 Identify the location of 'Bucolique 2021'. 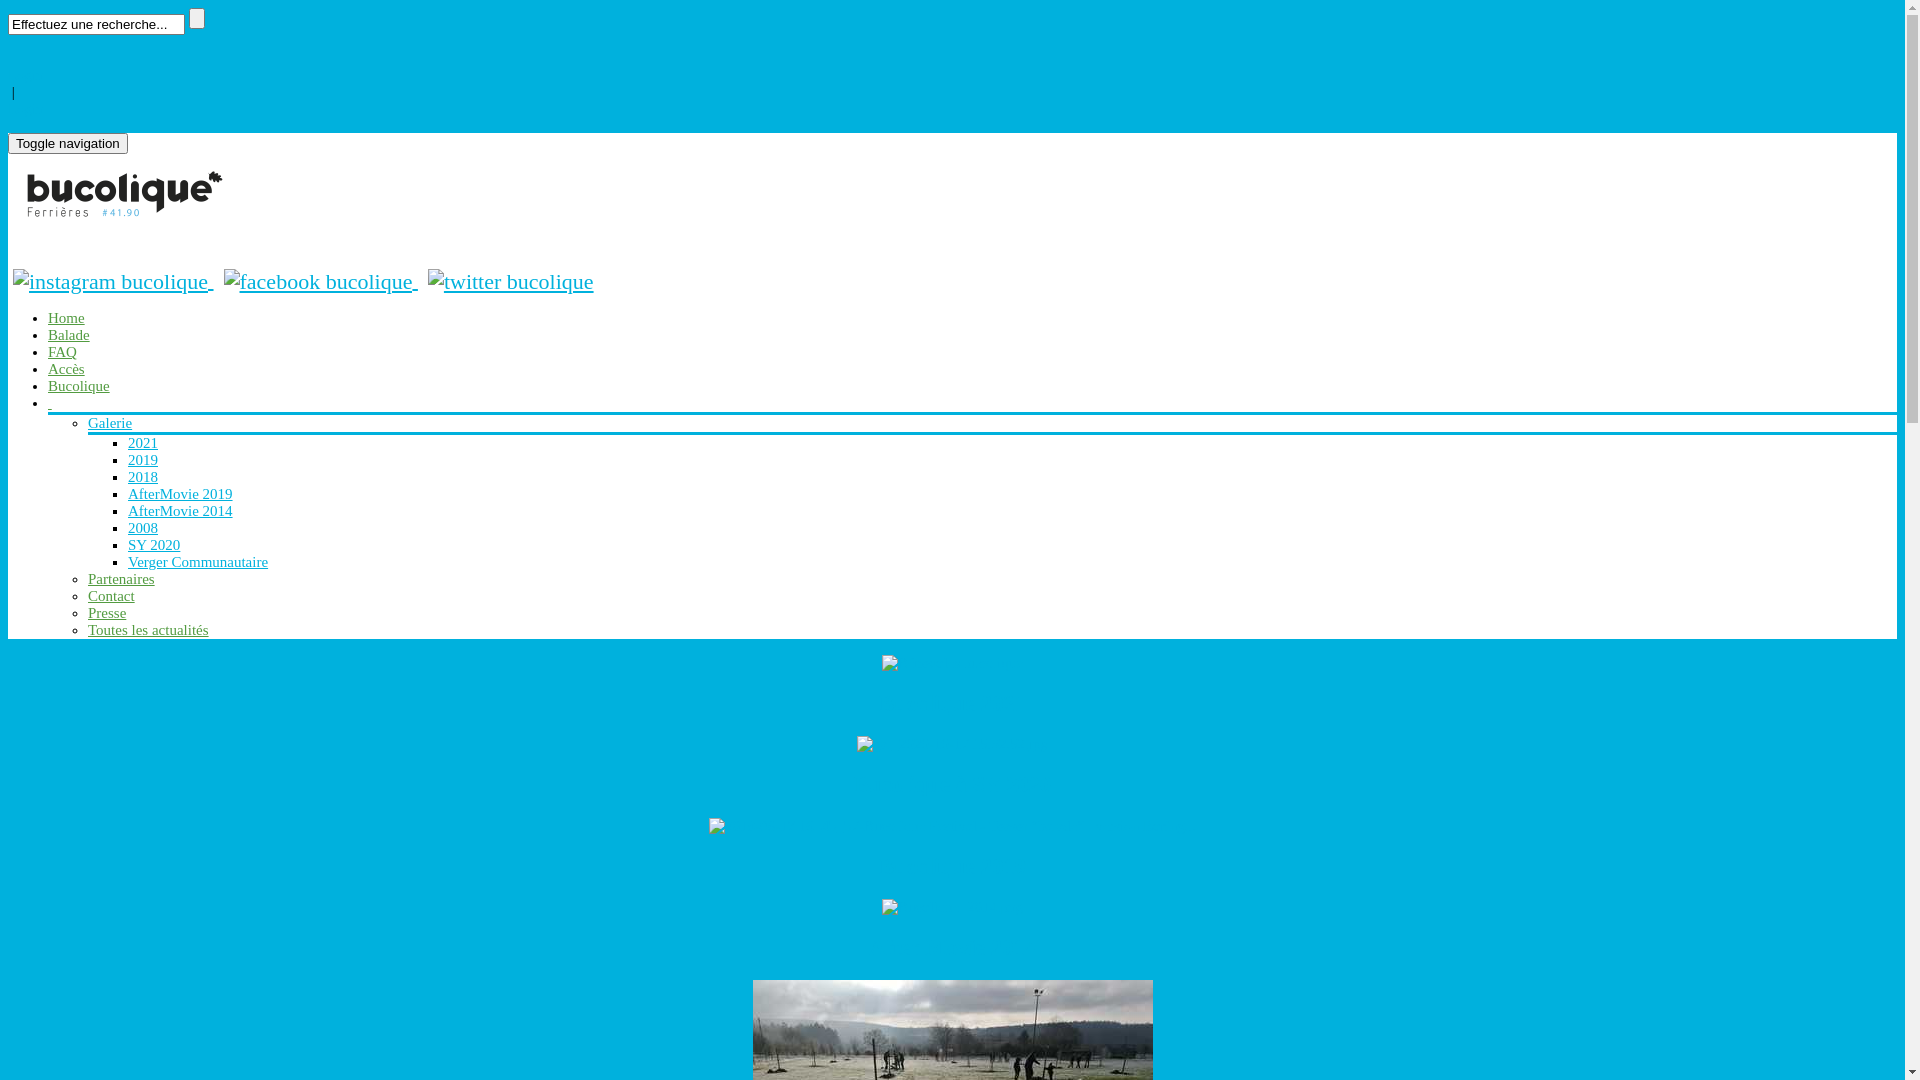
(951, 702).